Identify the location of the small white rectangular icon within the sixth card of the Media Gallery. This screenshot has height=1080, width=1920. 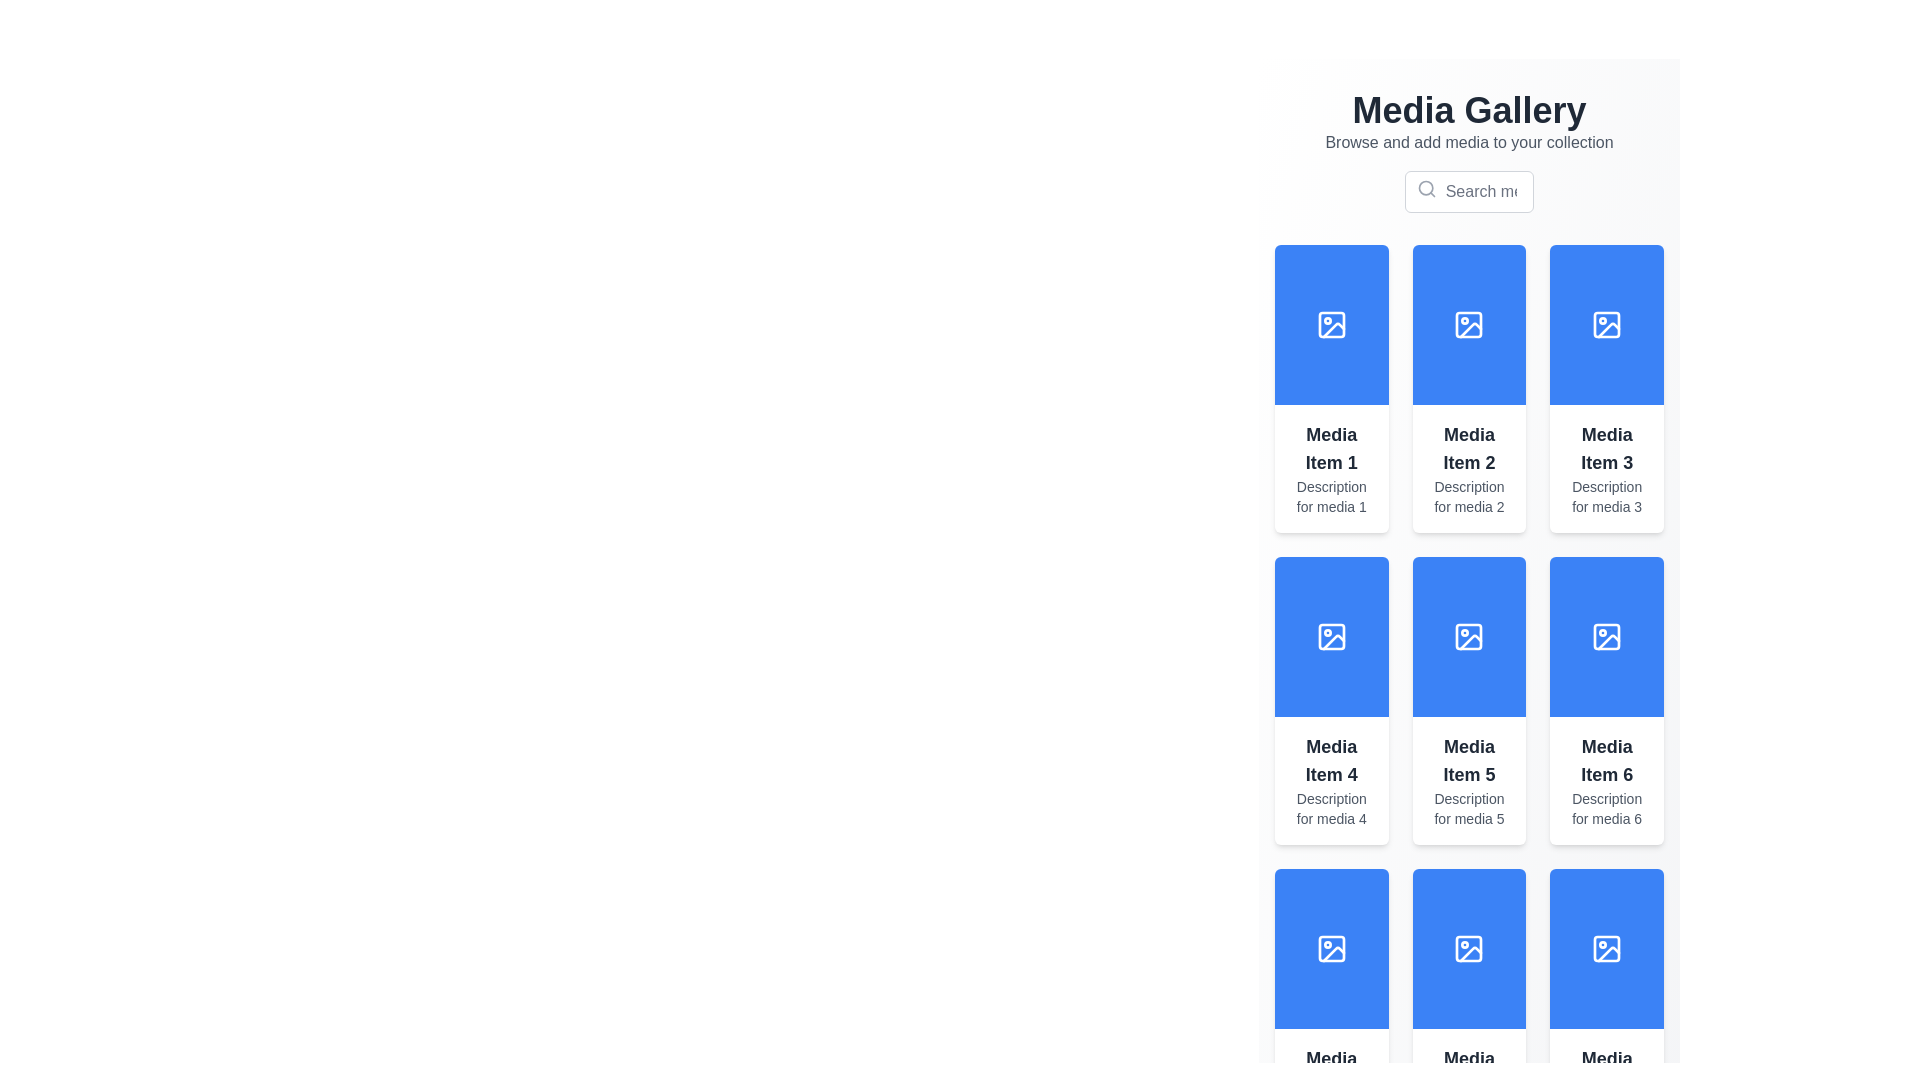
(1469, 947).